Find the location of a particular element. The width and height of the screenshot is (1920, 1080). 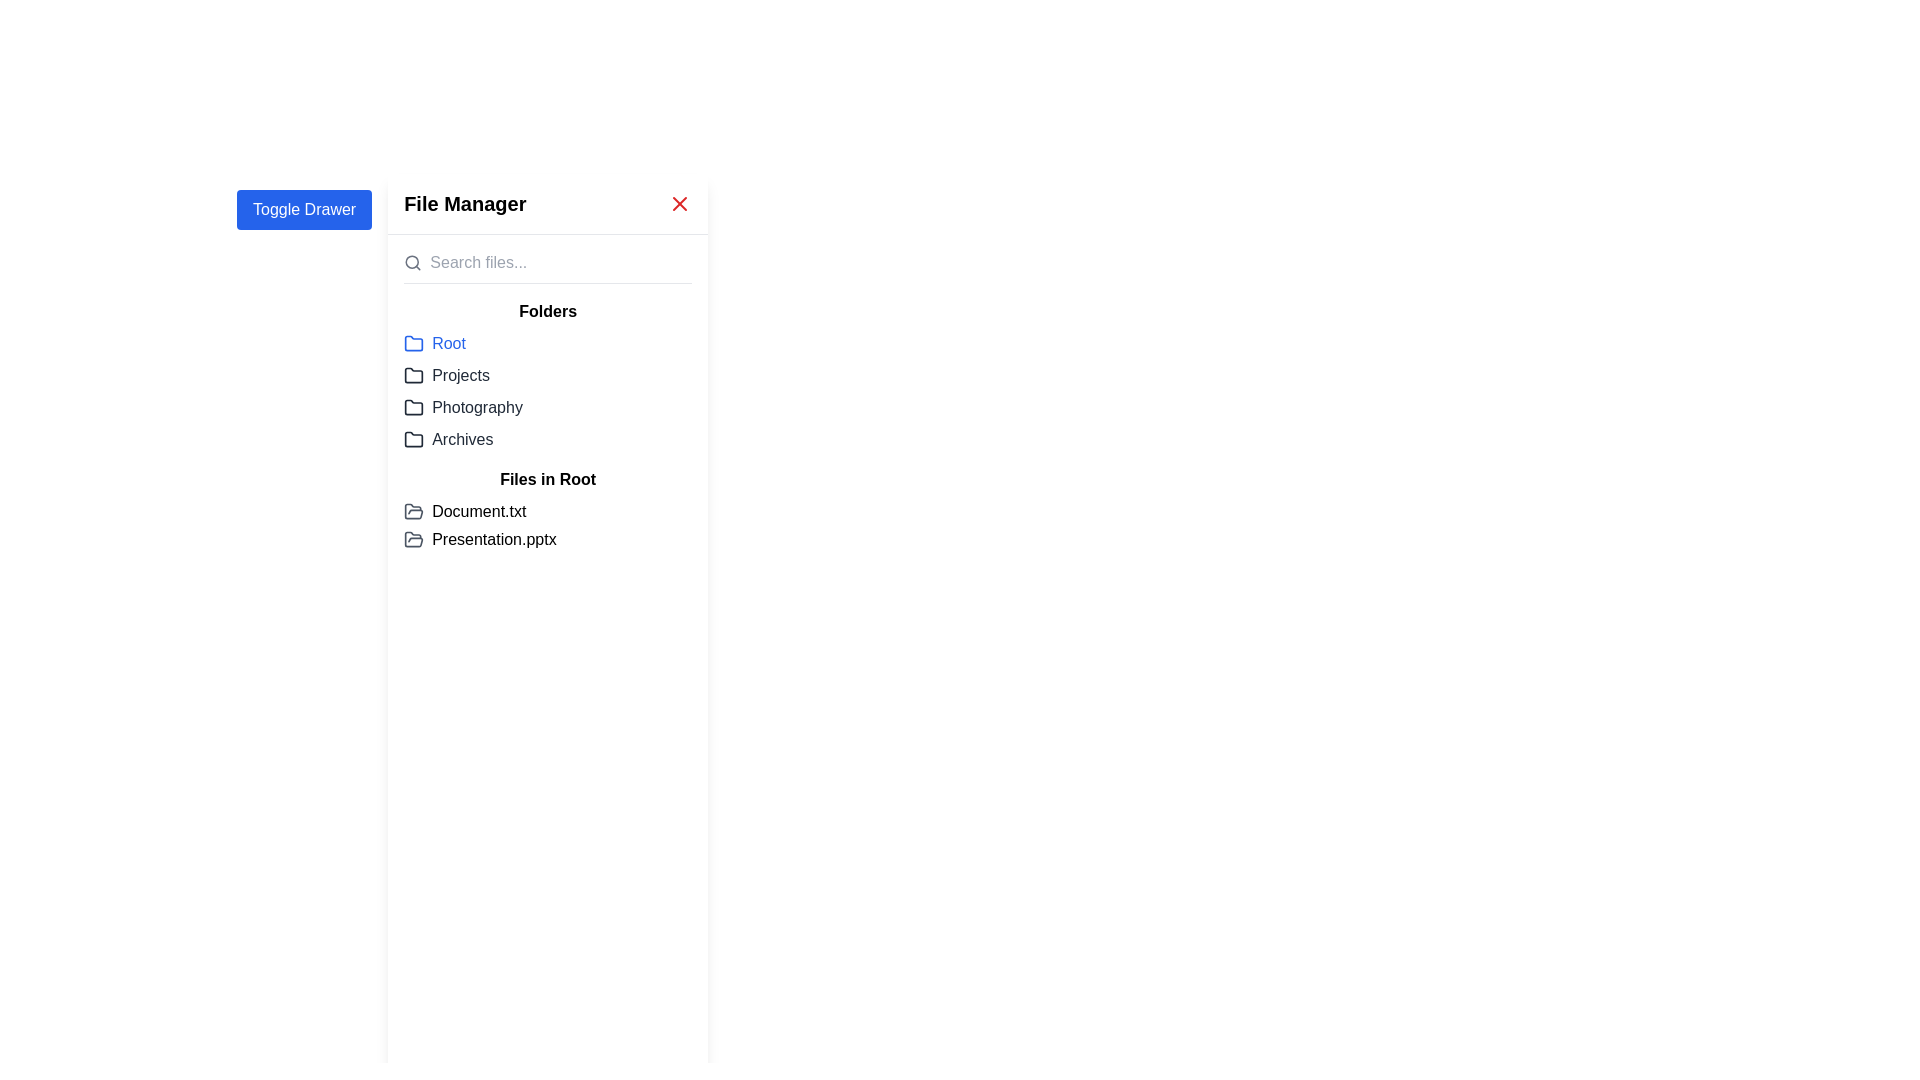

the 'Root' text label and folder icon located in the left sidebar under the 'Folders' section is located at coordinates (434, 342).